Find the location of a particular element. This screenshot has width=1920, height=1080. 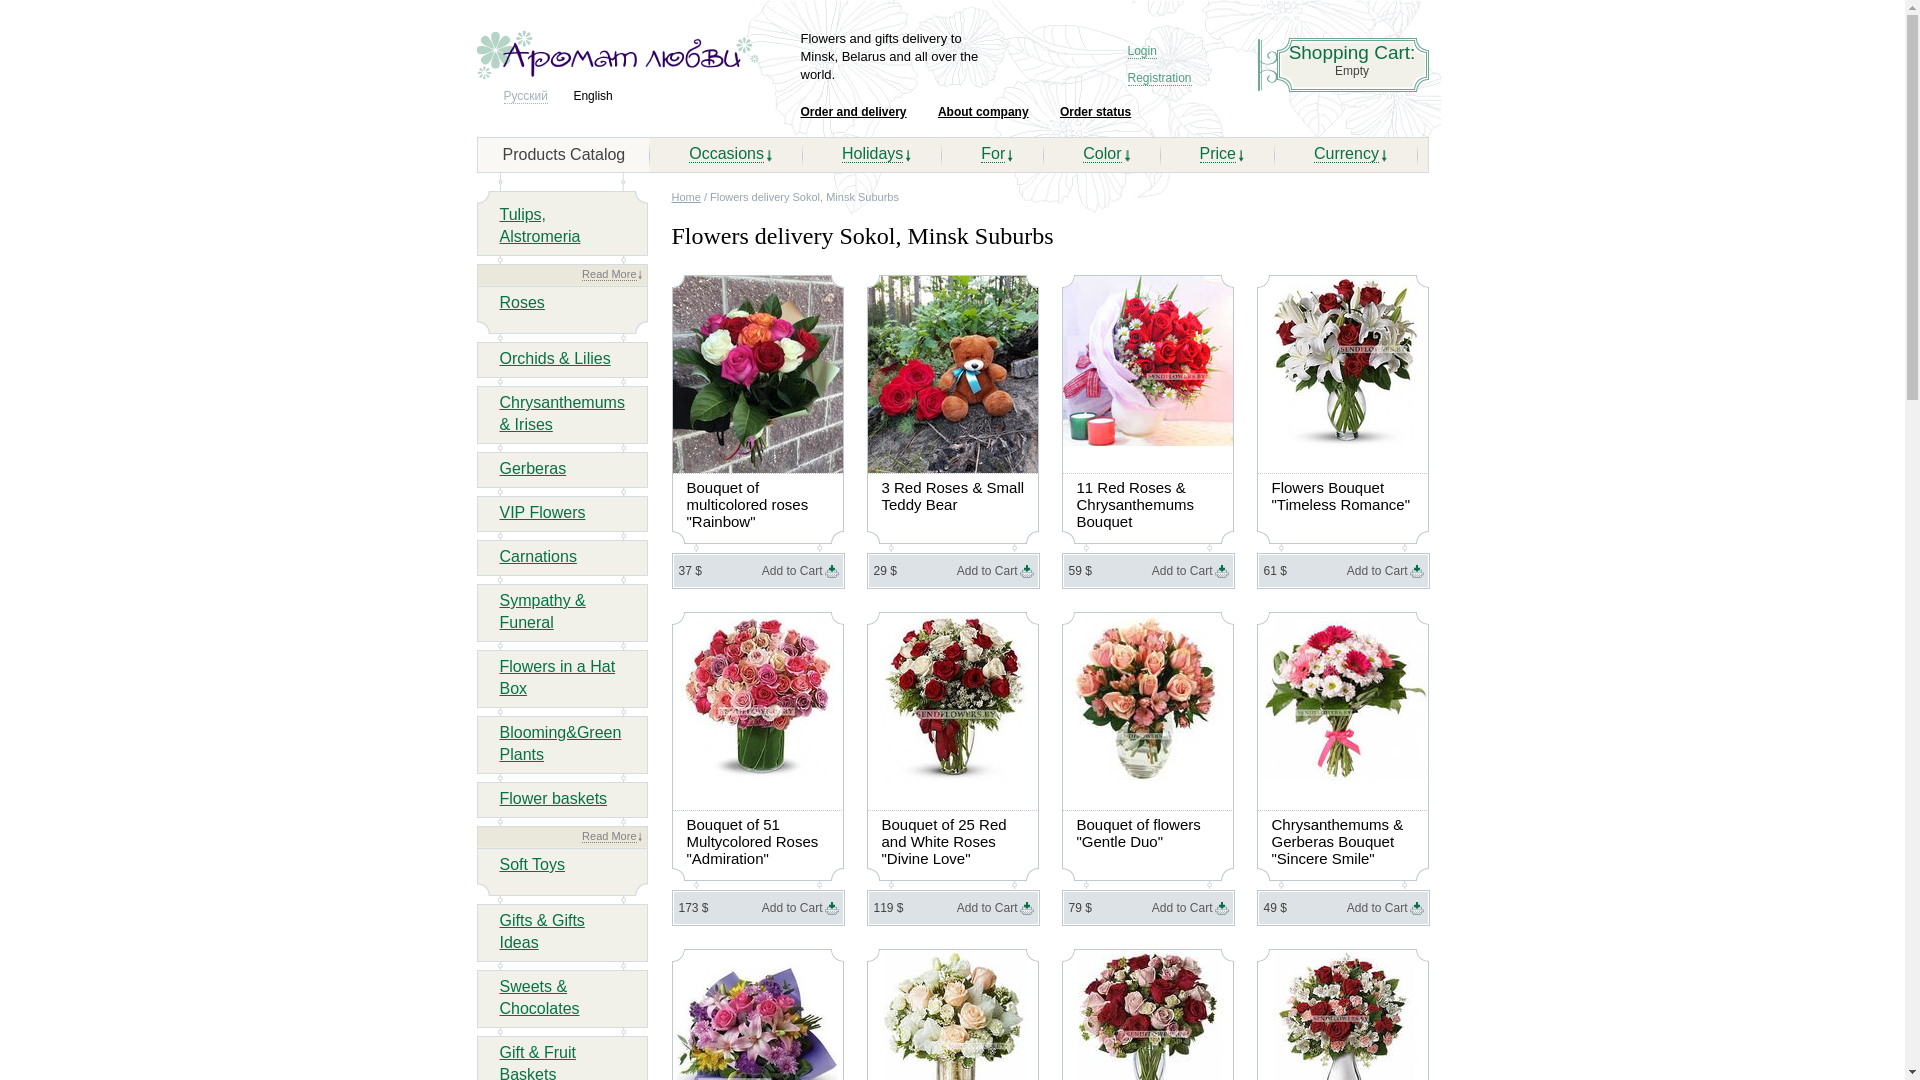

'Login' is located at coordinates (1142, 47).